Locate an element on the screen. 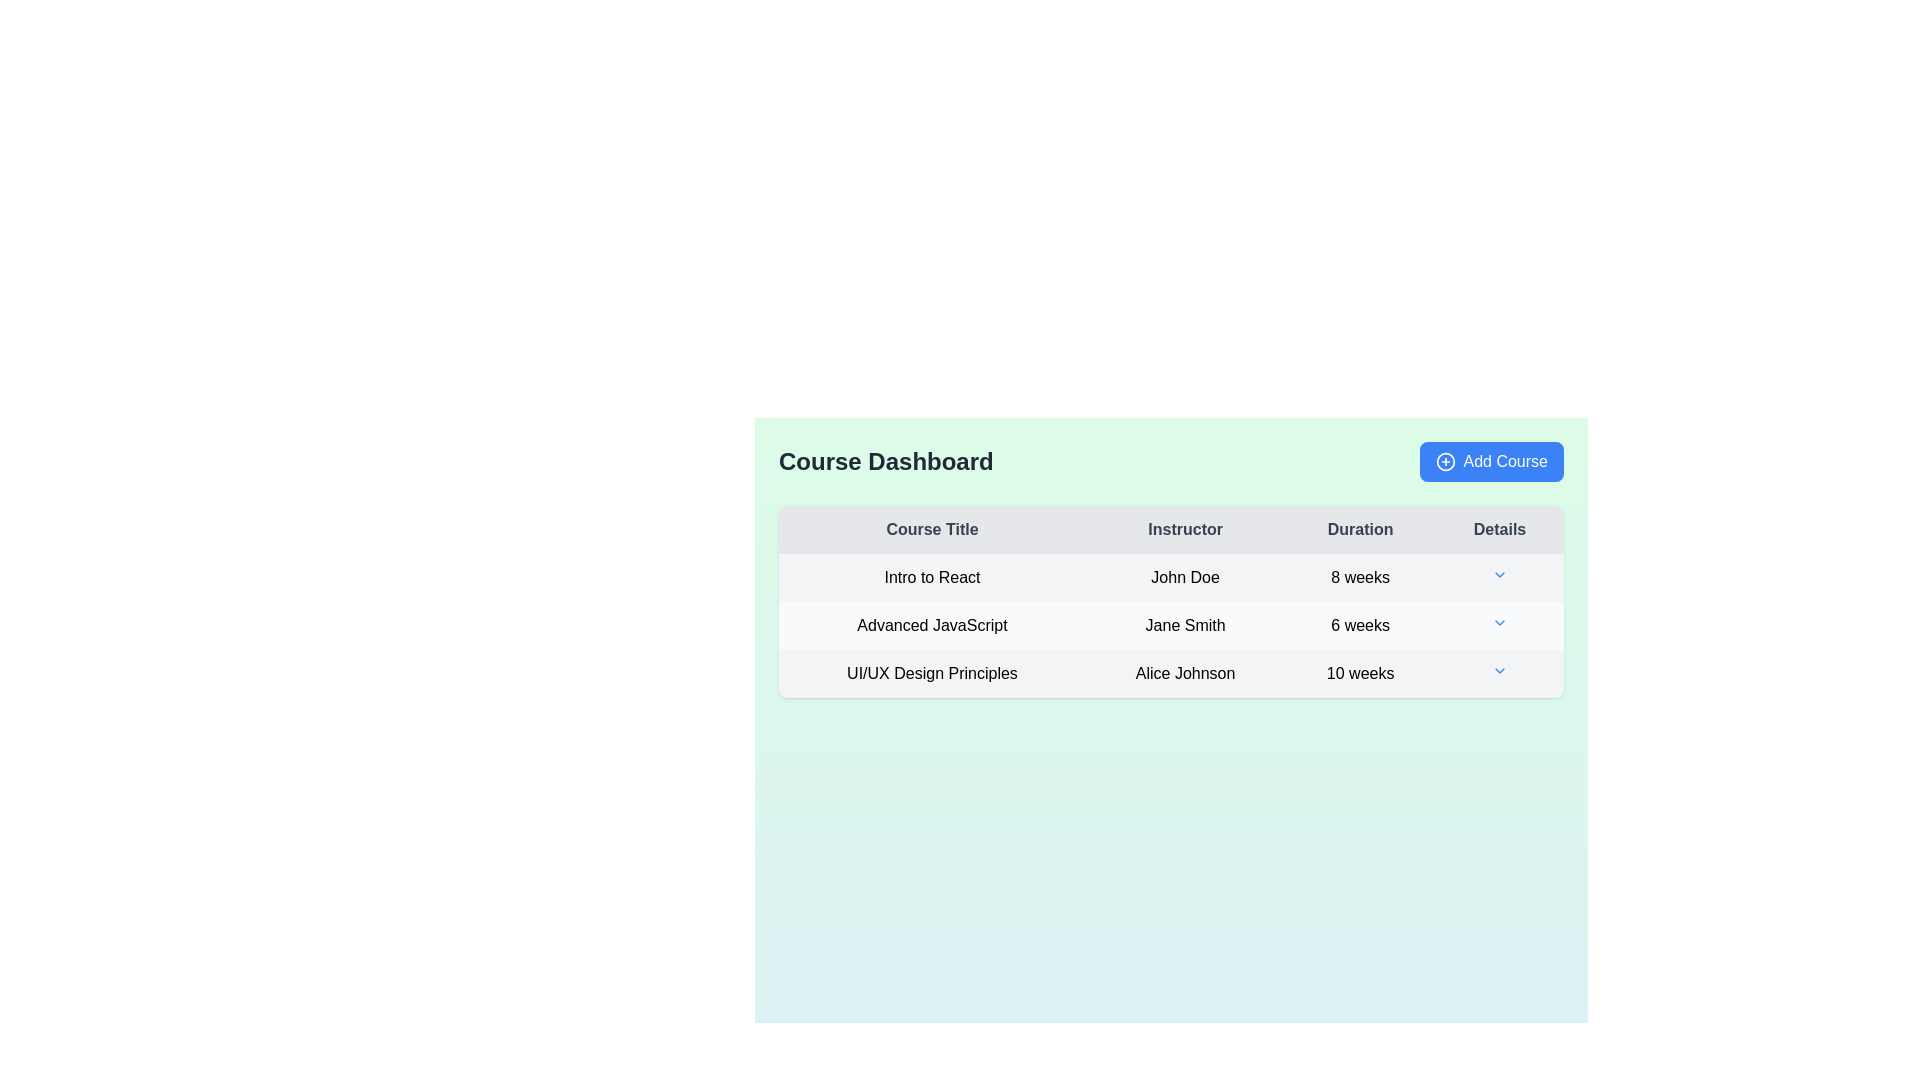  circular '+' icon outlined in blue with a white background, located within the 'Add Course' button, positioned towards the left edge of the button is located at coordinates (1445, 462).